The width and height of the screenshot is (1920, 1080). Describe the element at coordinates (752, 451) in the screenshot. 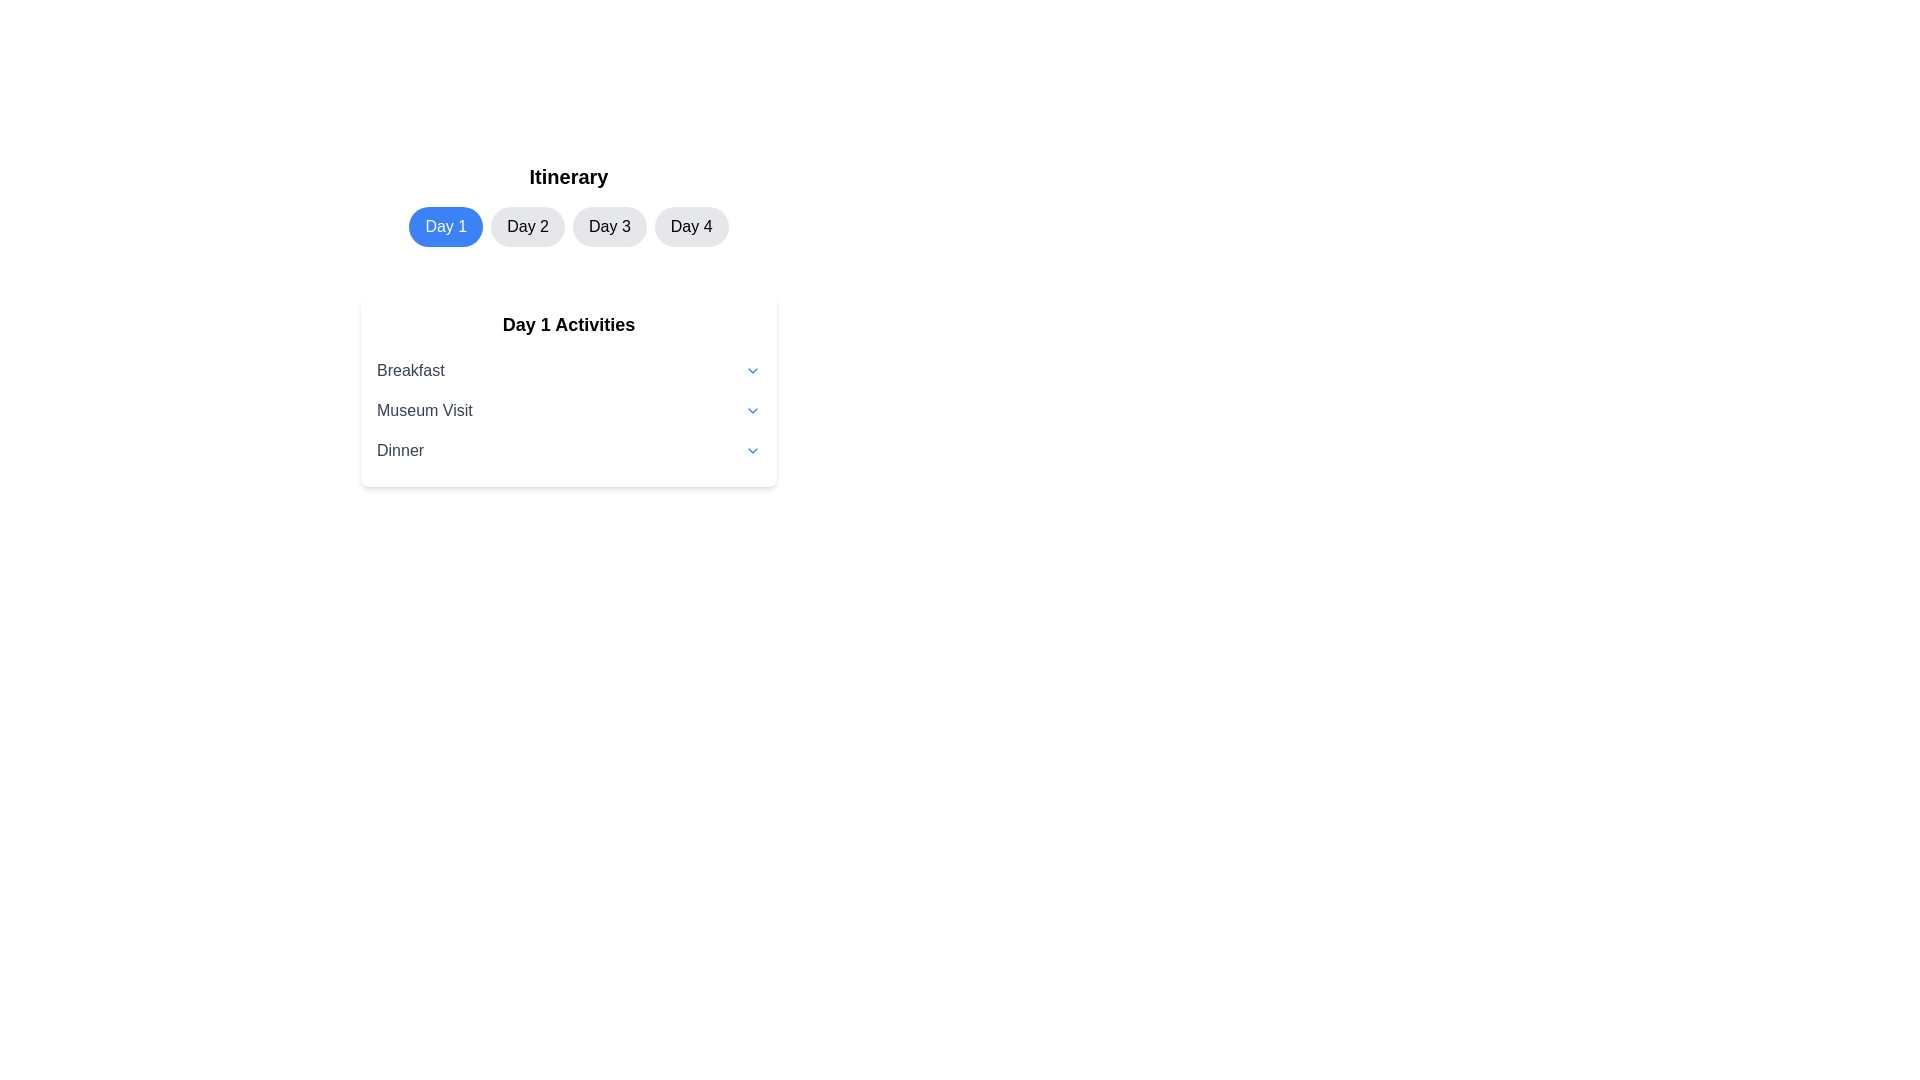

I see `the chevron icon to change its color, which is positioned to the far right of the 'Dinner' text in the Day 1 Activities list` at that location.